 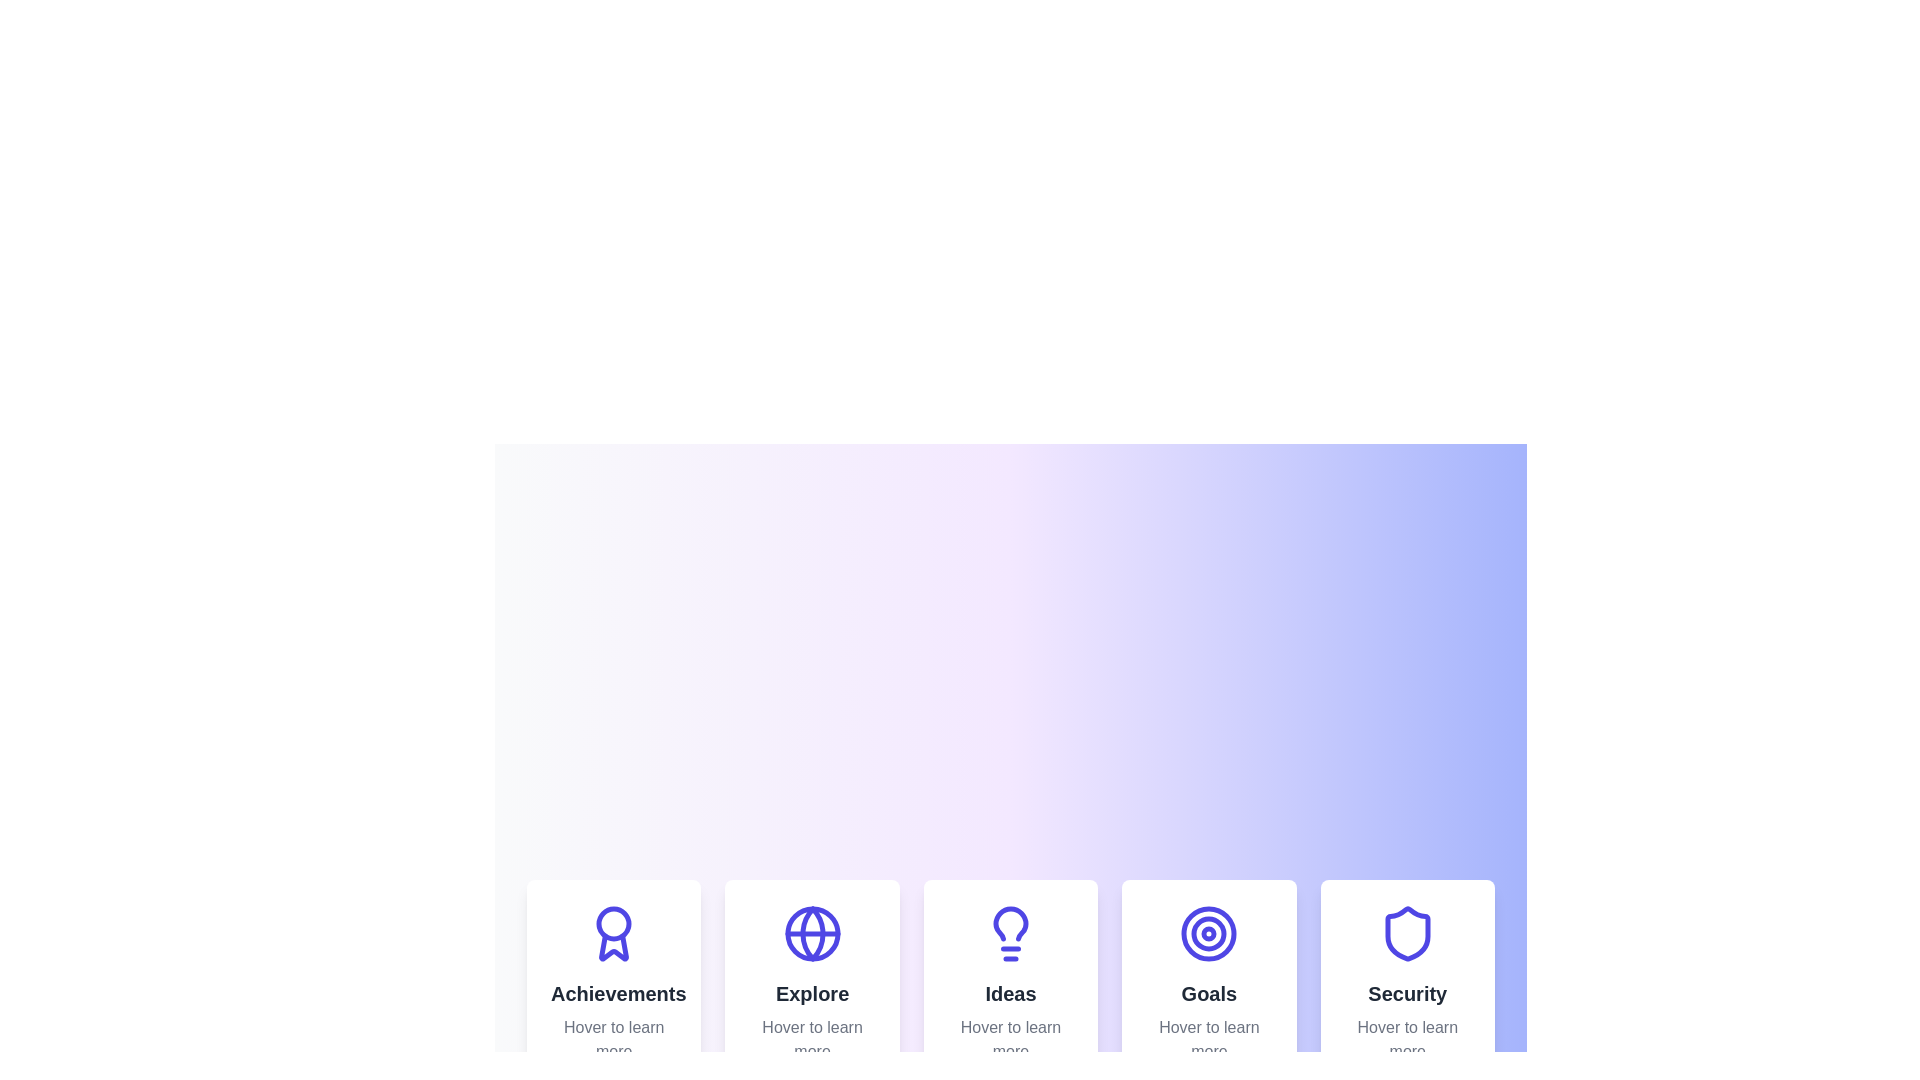 I want to click on the visual representation of the 'Goals' card icon located at the uppermost part of the card in the bottom middle of the interface, so click(x=1208, y=933).